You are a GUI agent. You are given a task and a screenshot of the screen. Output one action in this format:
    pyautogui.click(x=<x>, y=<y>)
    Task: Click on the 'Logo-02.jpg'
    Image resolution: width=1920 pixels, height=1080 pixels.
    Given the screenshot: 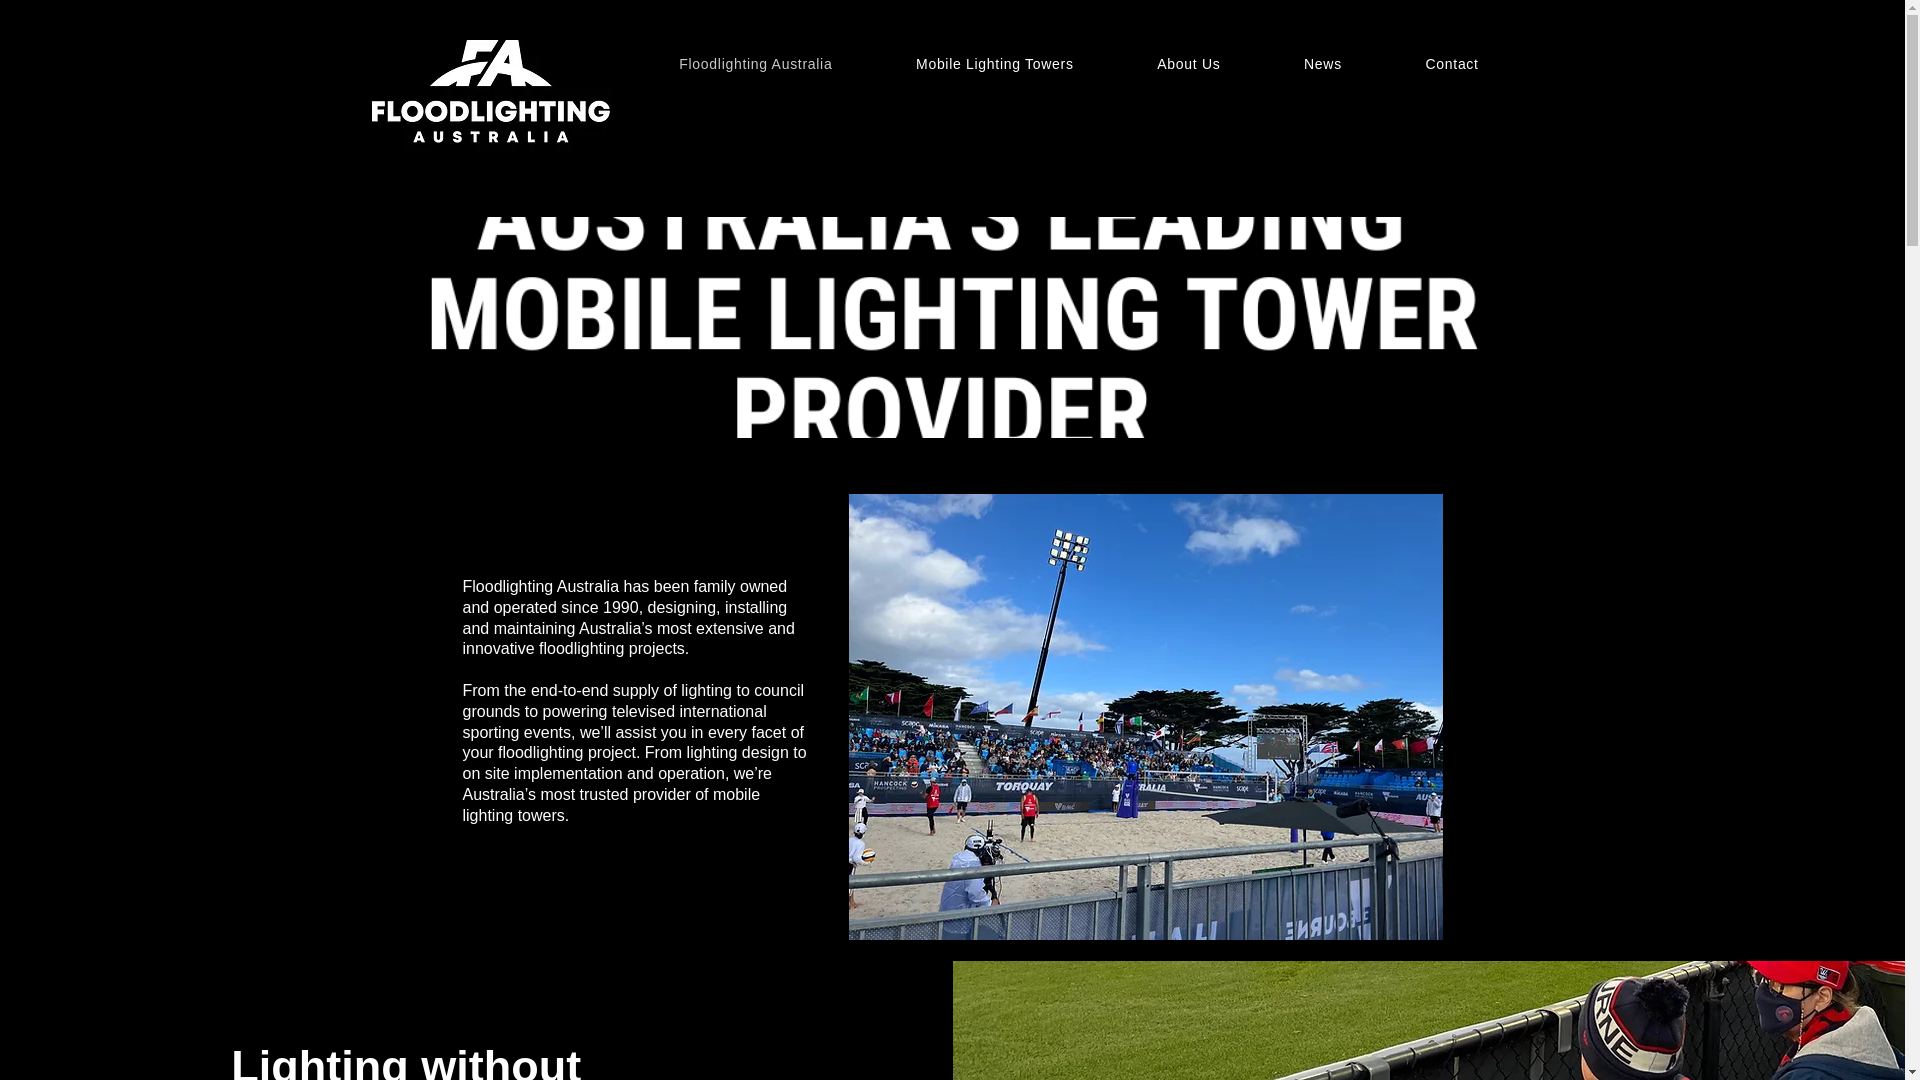 What is the action you would take?
    pyautogui.click(x=489, y=87)
    